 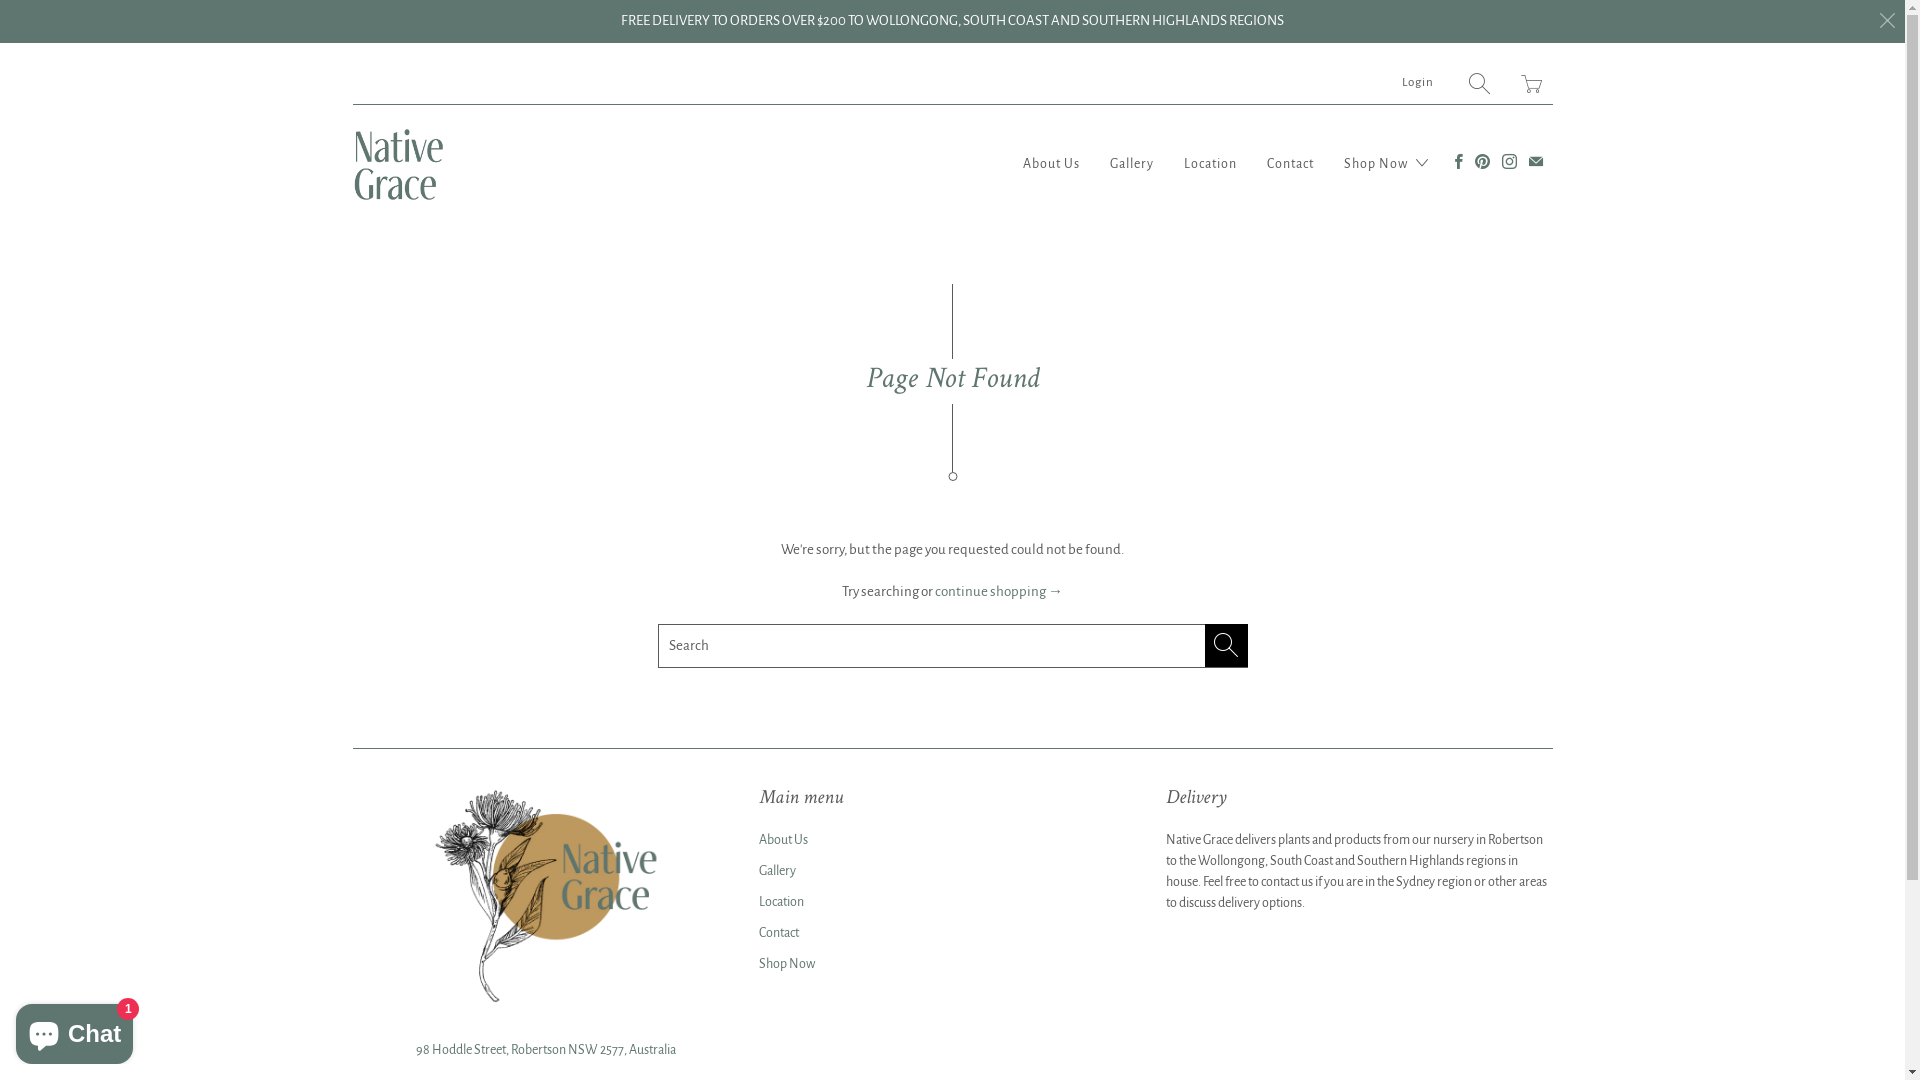 I want to click on 'Gallery', so click(x=1132, y=162).